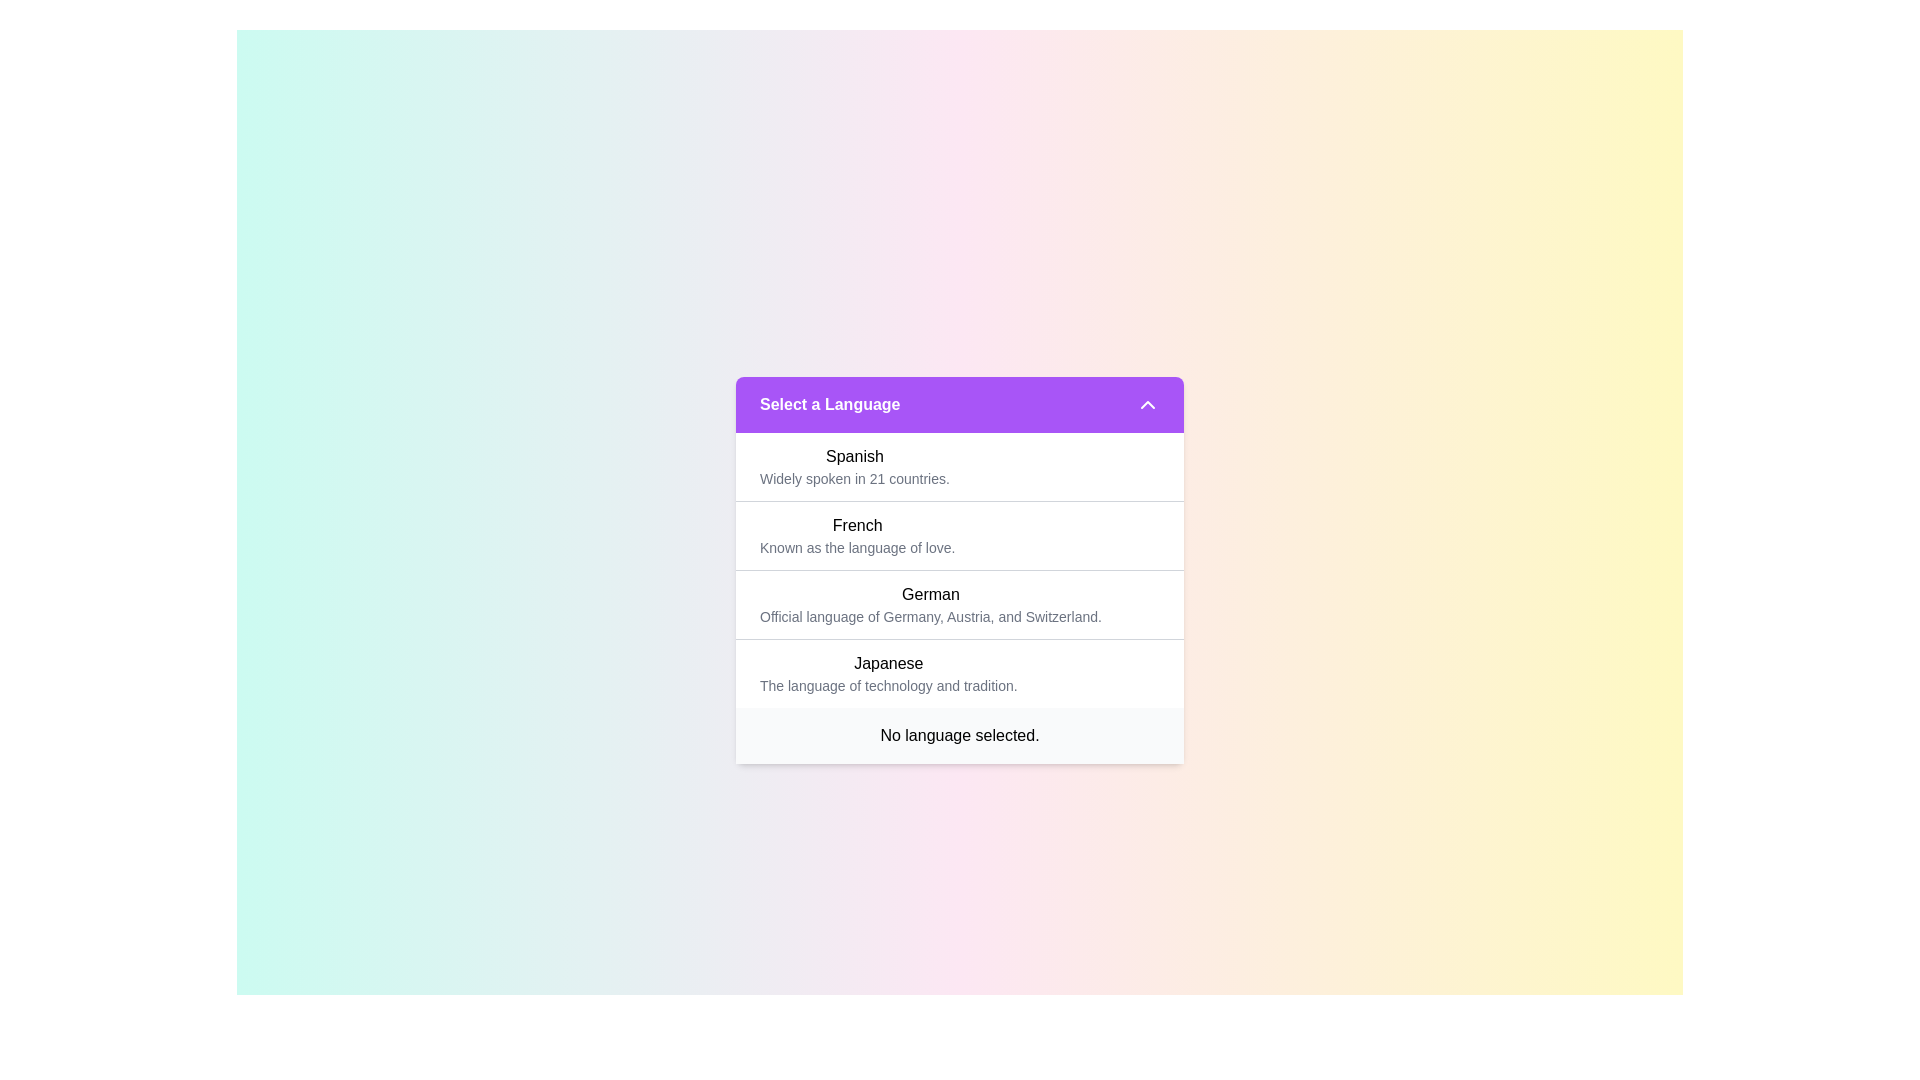 This screenshot has height=1080, width=1920. Describe the element at coordinates (857, 534) in the screenshot. I see `the selectable list item displaying 'French' in bold, located within the 'Select a Language' dropdown menu` at that location.